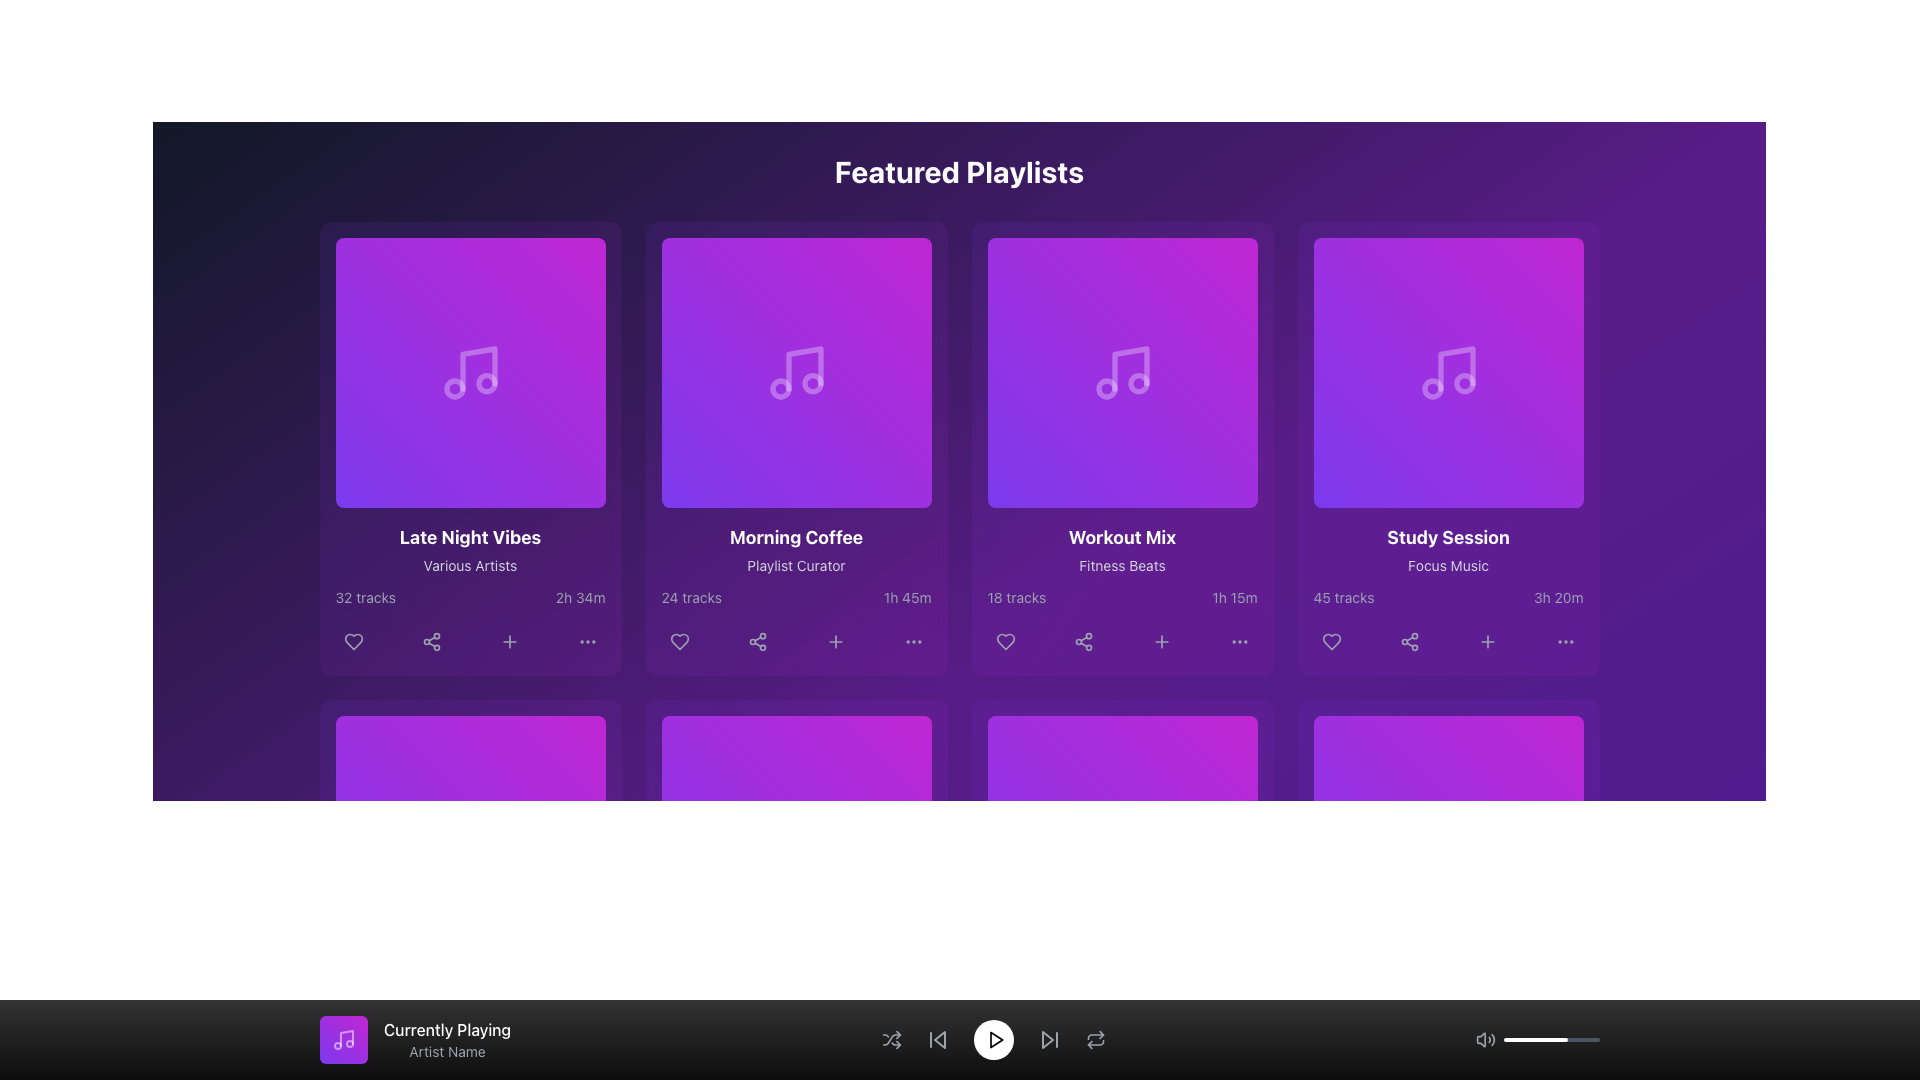 The image size is (1920, 1080). What do you see at coordinates (346, 1036) in the screenshot?
I see `the music currently playing icon located in the bottom bar, which is positioned to the left of the text 'Currently Playing'` at bounding box center [346, 1036].